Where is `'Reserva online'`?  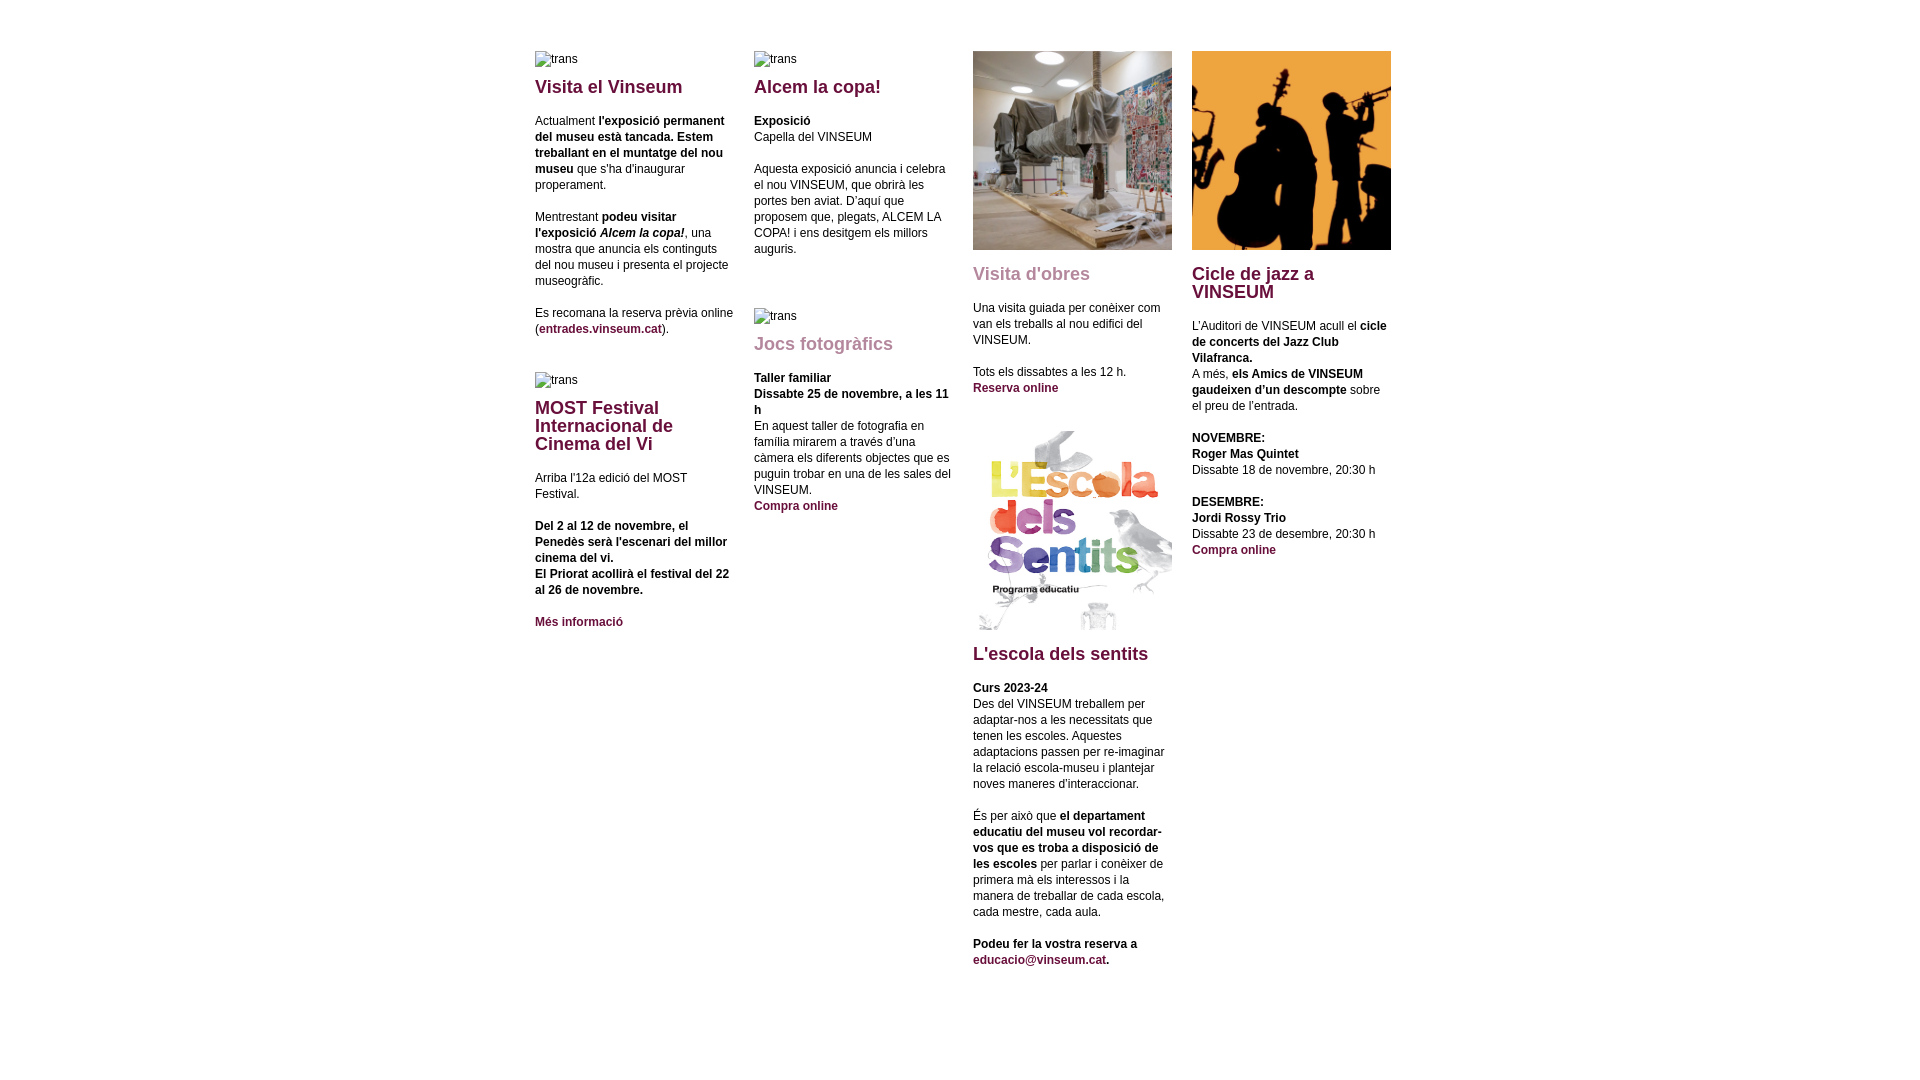 'Reserva online' is located at coordinates (1015, 388).